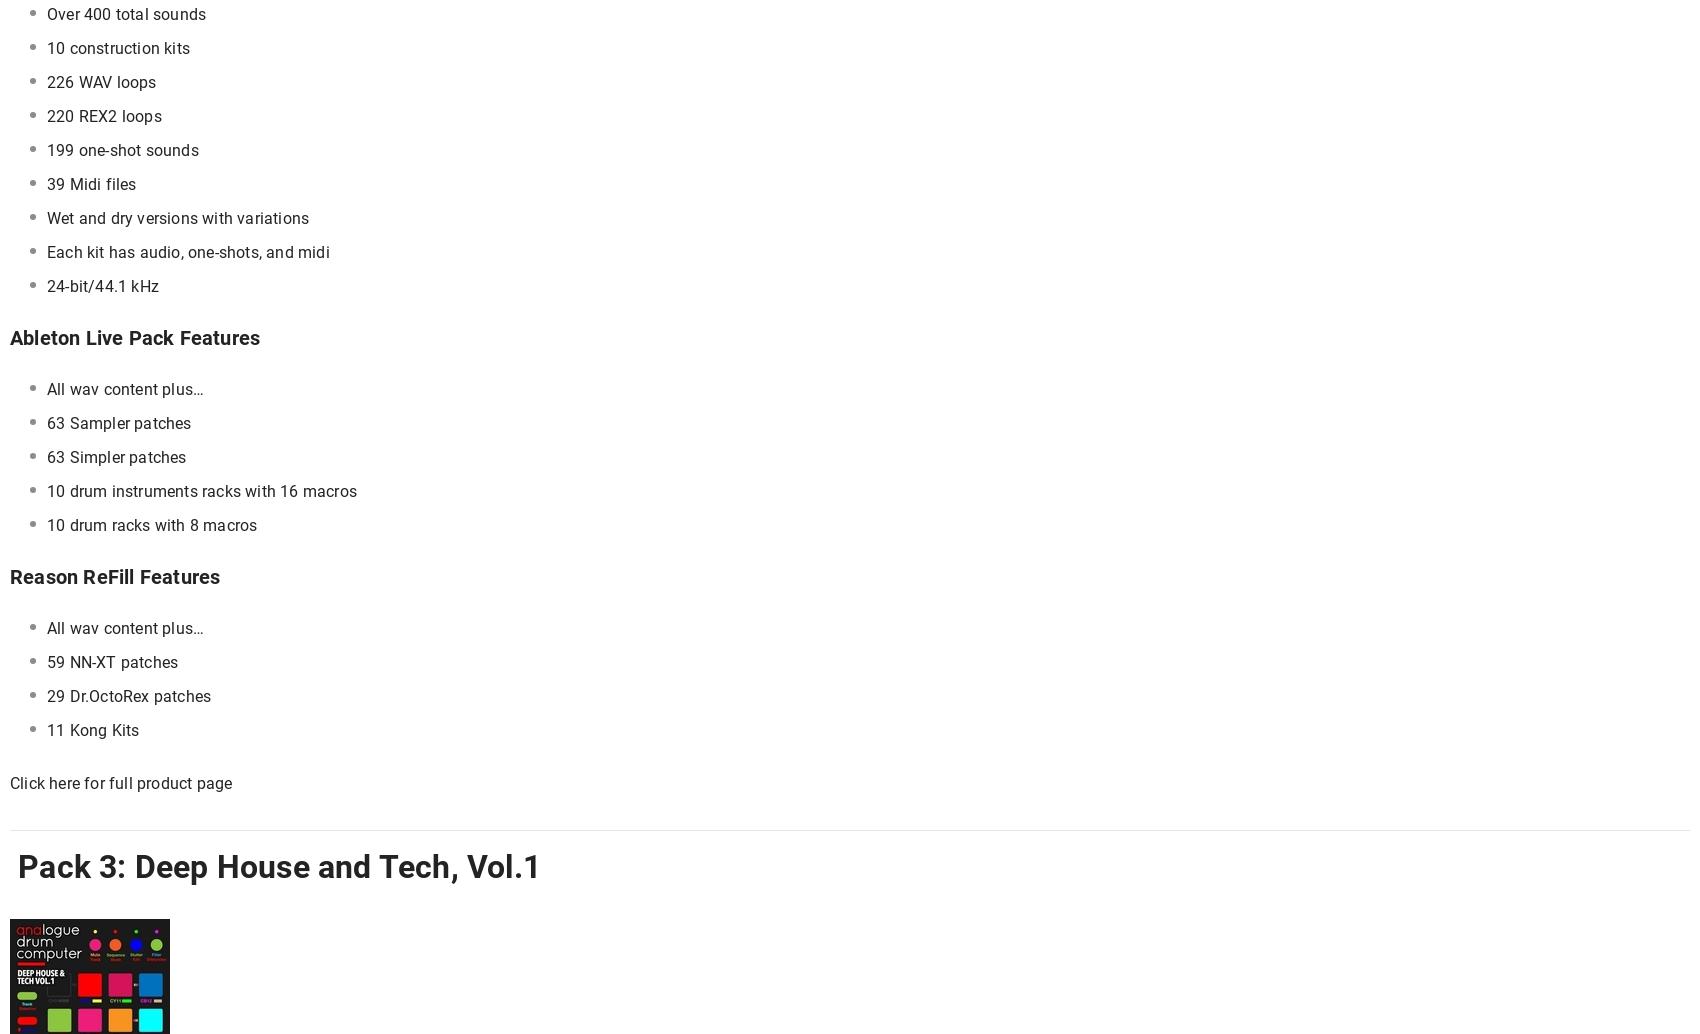 This screenshot has height=1034, width=1700. I want to click on '220 REX2 loops', so click(104, 116).